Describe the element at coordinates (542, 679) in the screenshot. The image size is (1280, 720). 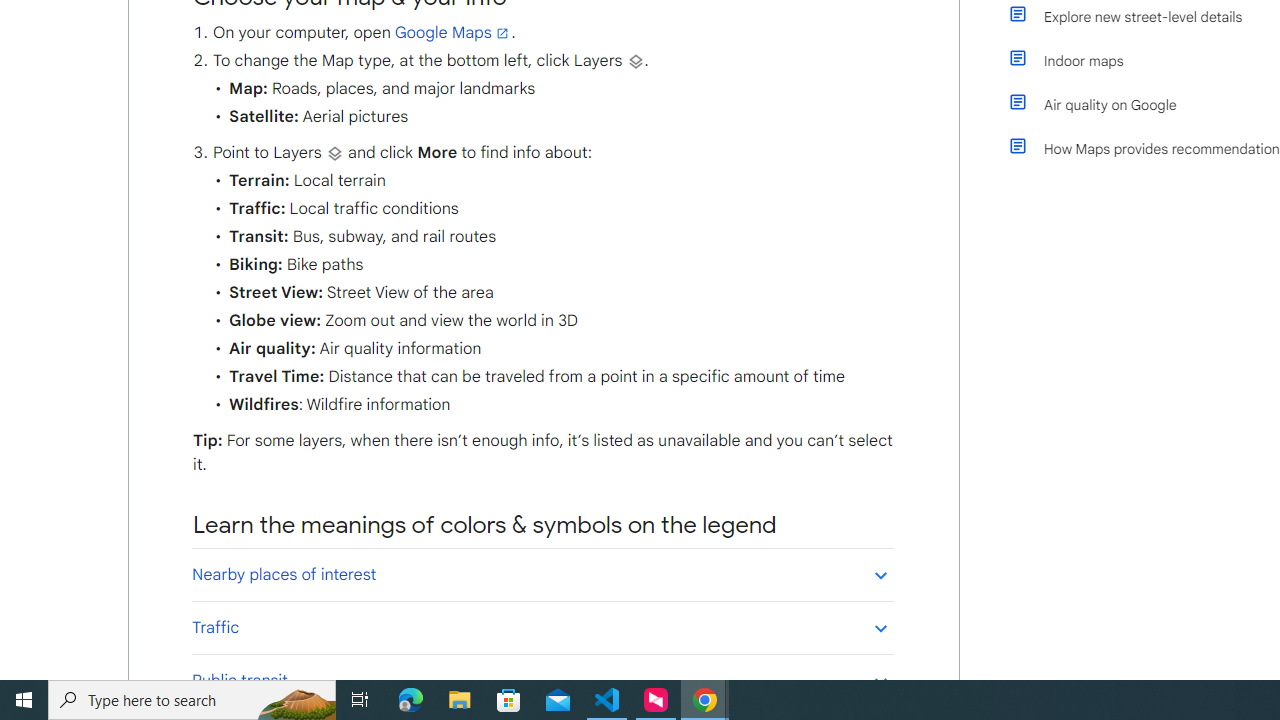
I see `'Public transit'` at that location.